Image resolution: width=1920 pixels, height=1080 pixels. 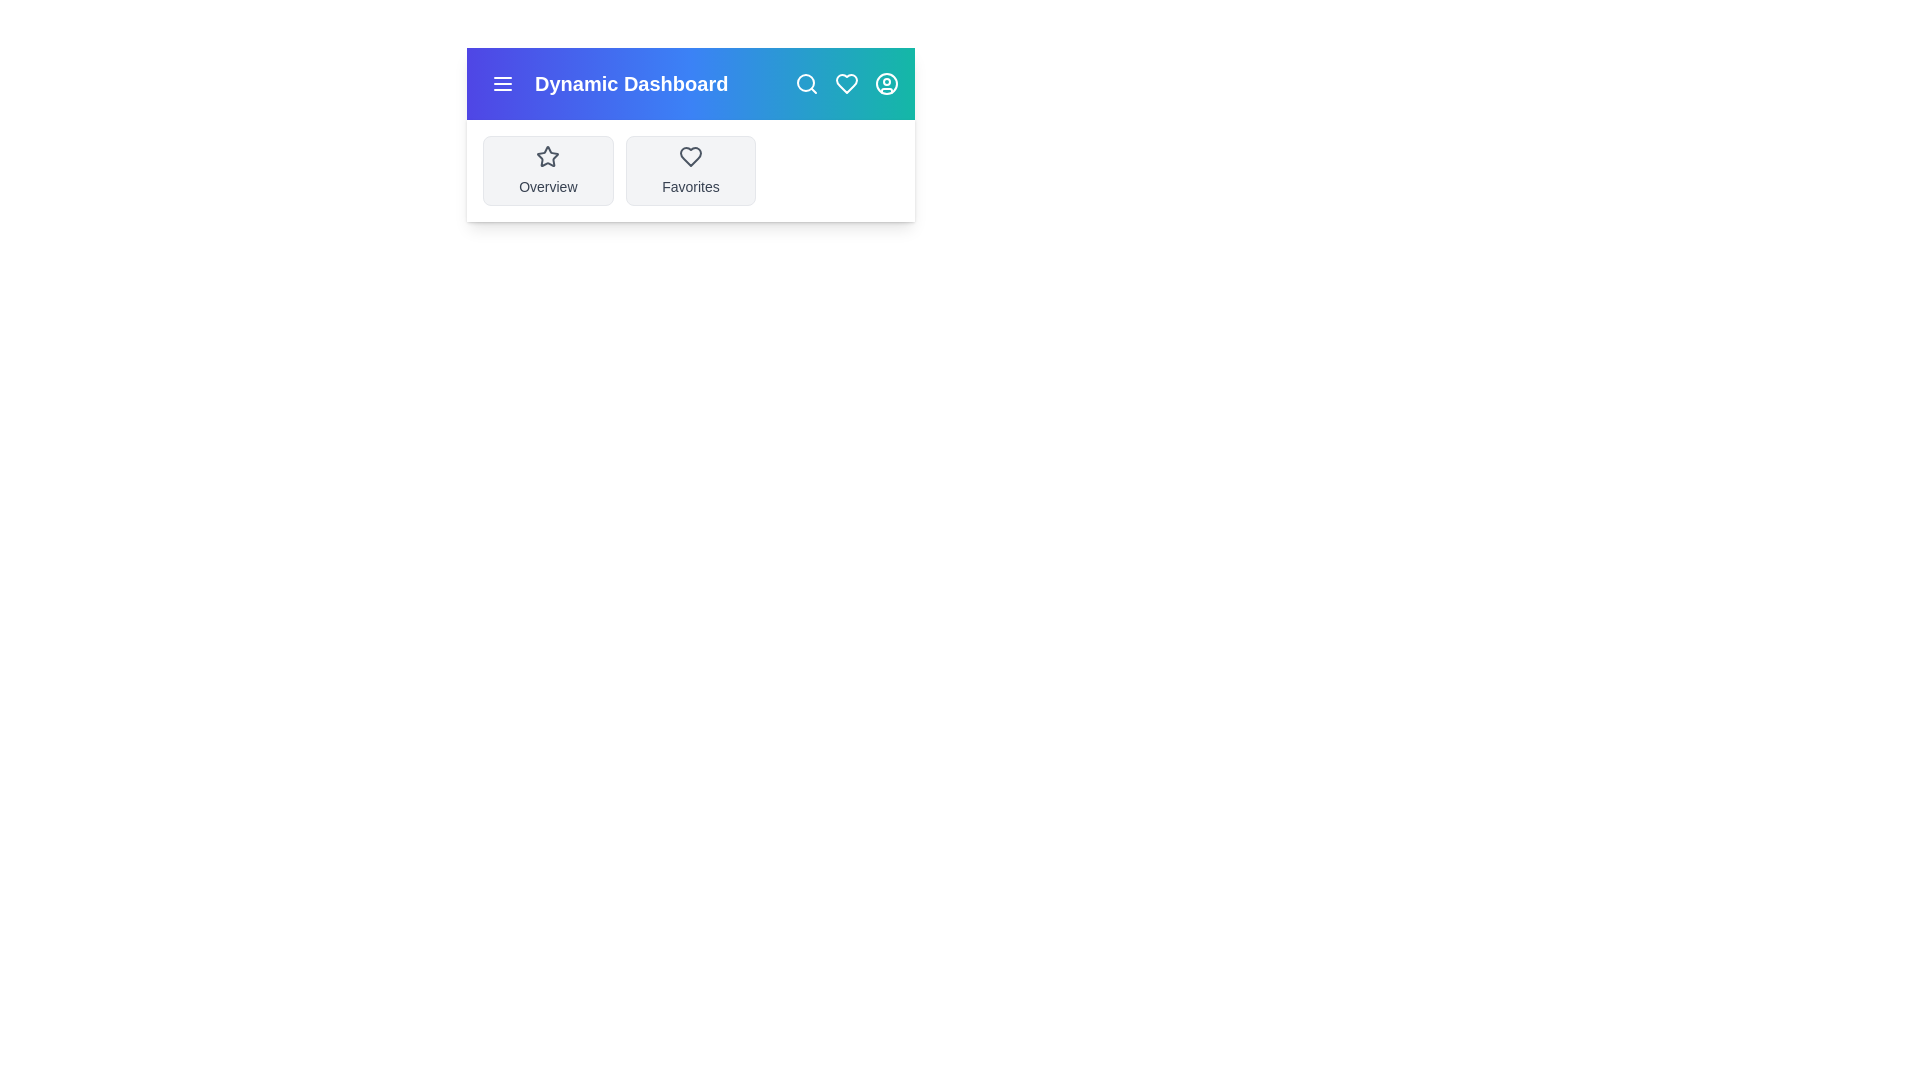 What do you see at coordinates (886, 83) in the screenshot?
I see `the user profile icon to view user options` at bounding box center [886, 83].